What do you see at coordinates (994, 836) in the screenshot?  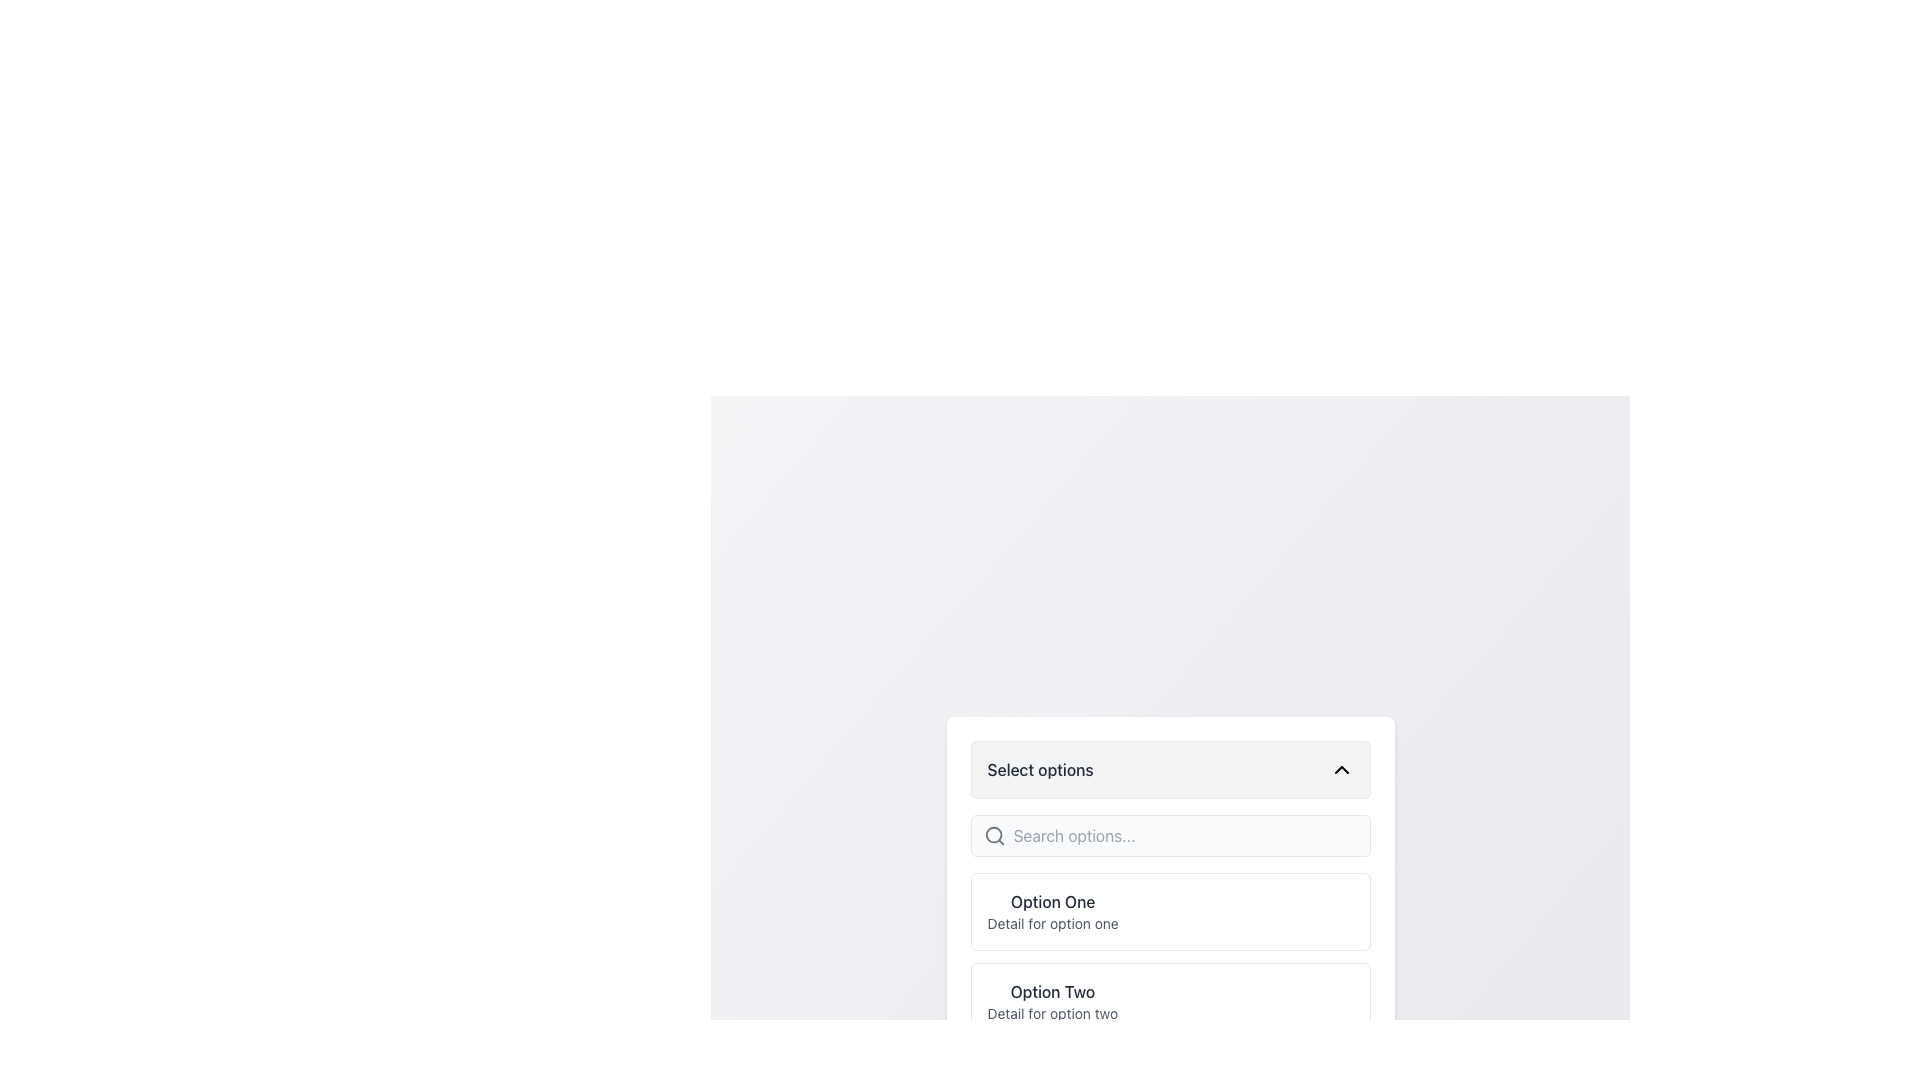 I see `the magnifying glass icon, which is styled in gray and located on the left side of the search bar input field` at bounding box center [994, 836].